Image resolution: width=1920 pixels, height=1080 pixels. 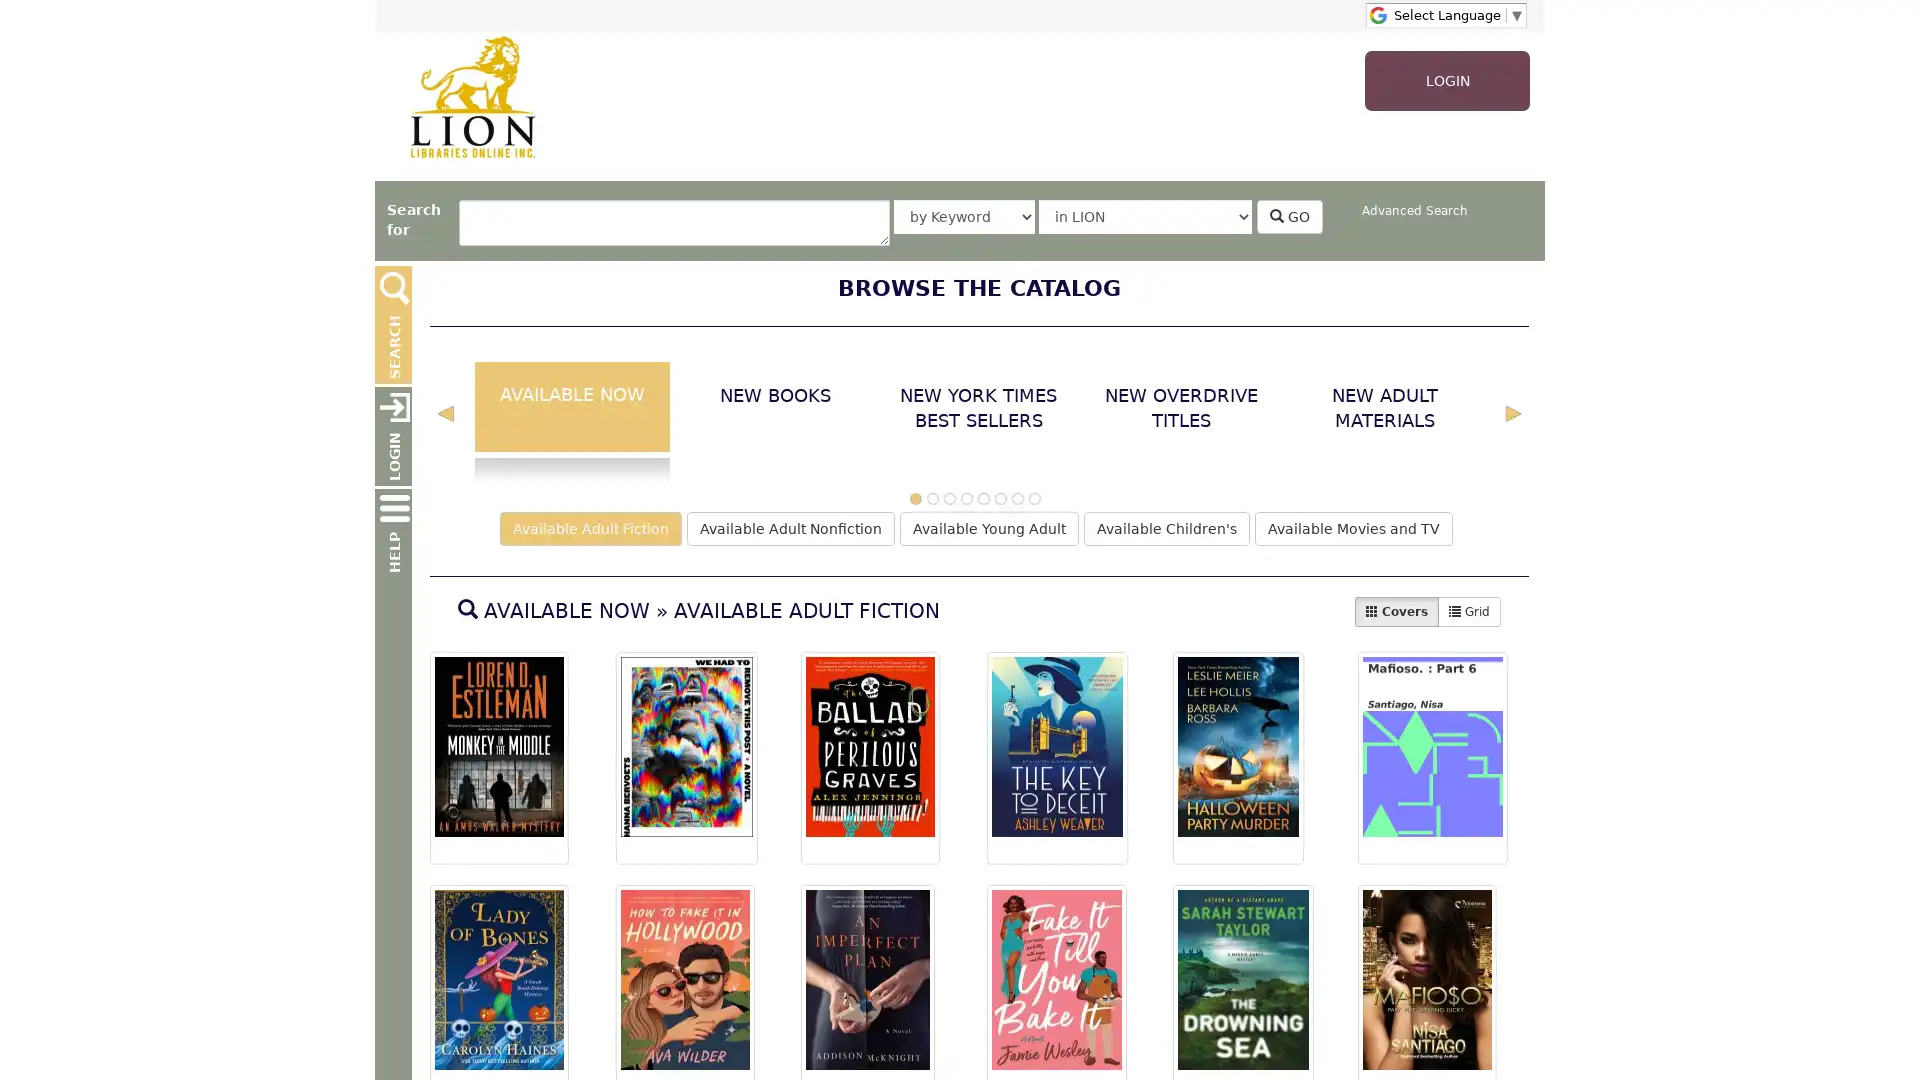 What do you see at coordinates (1289, 216) in the screenshot?
I see `GO` at bounding box center [1289, 216].